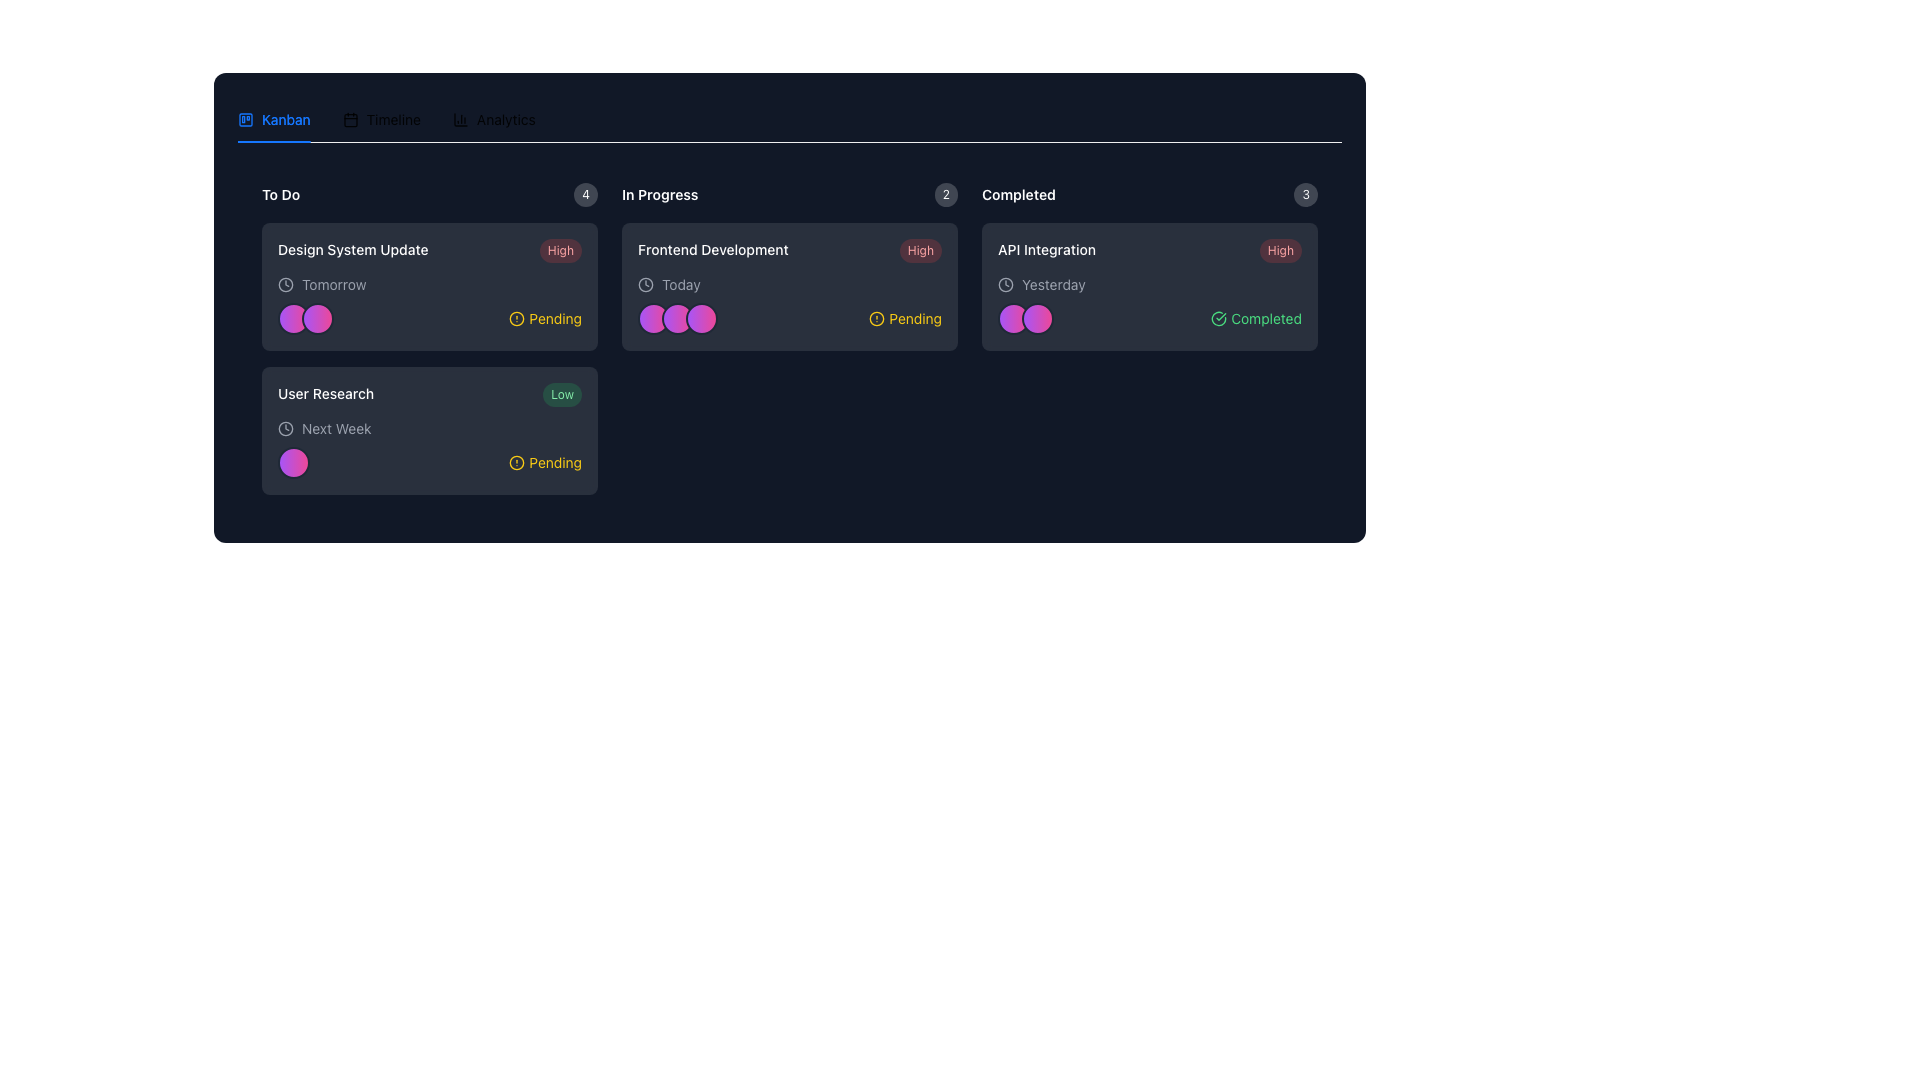 The width and height of the screenshot is (1920, 1080). What do you see at coordinates (244, 119) in the screenshot?
I see `the Kanban board icon located in the top-left corner of the interface, adjacent to the 'Kanban' label` at bounding box center [244, 119].